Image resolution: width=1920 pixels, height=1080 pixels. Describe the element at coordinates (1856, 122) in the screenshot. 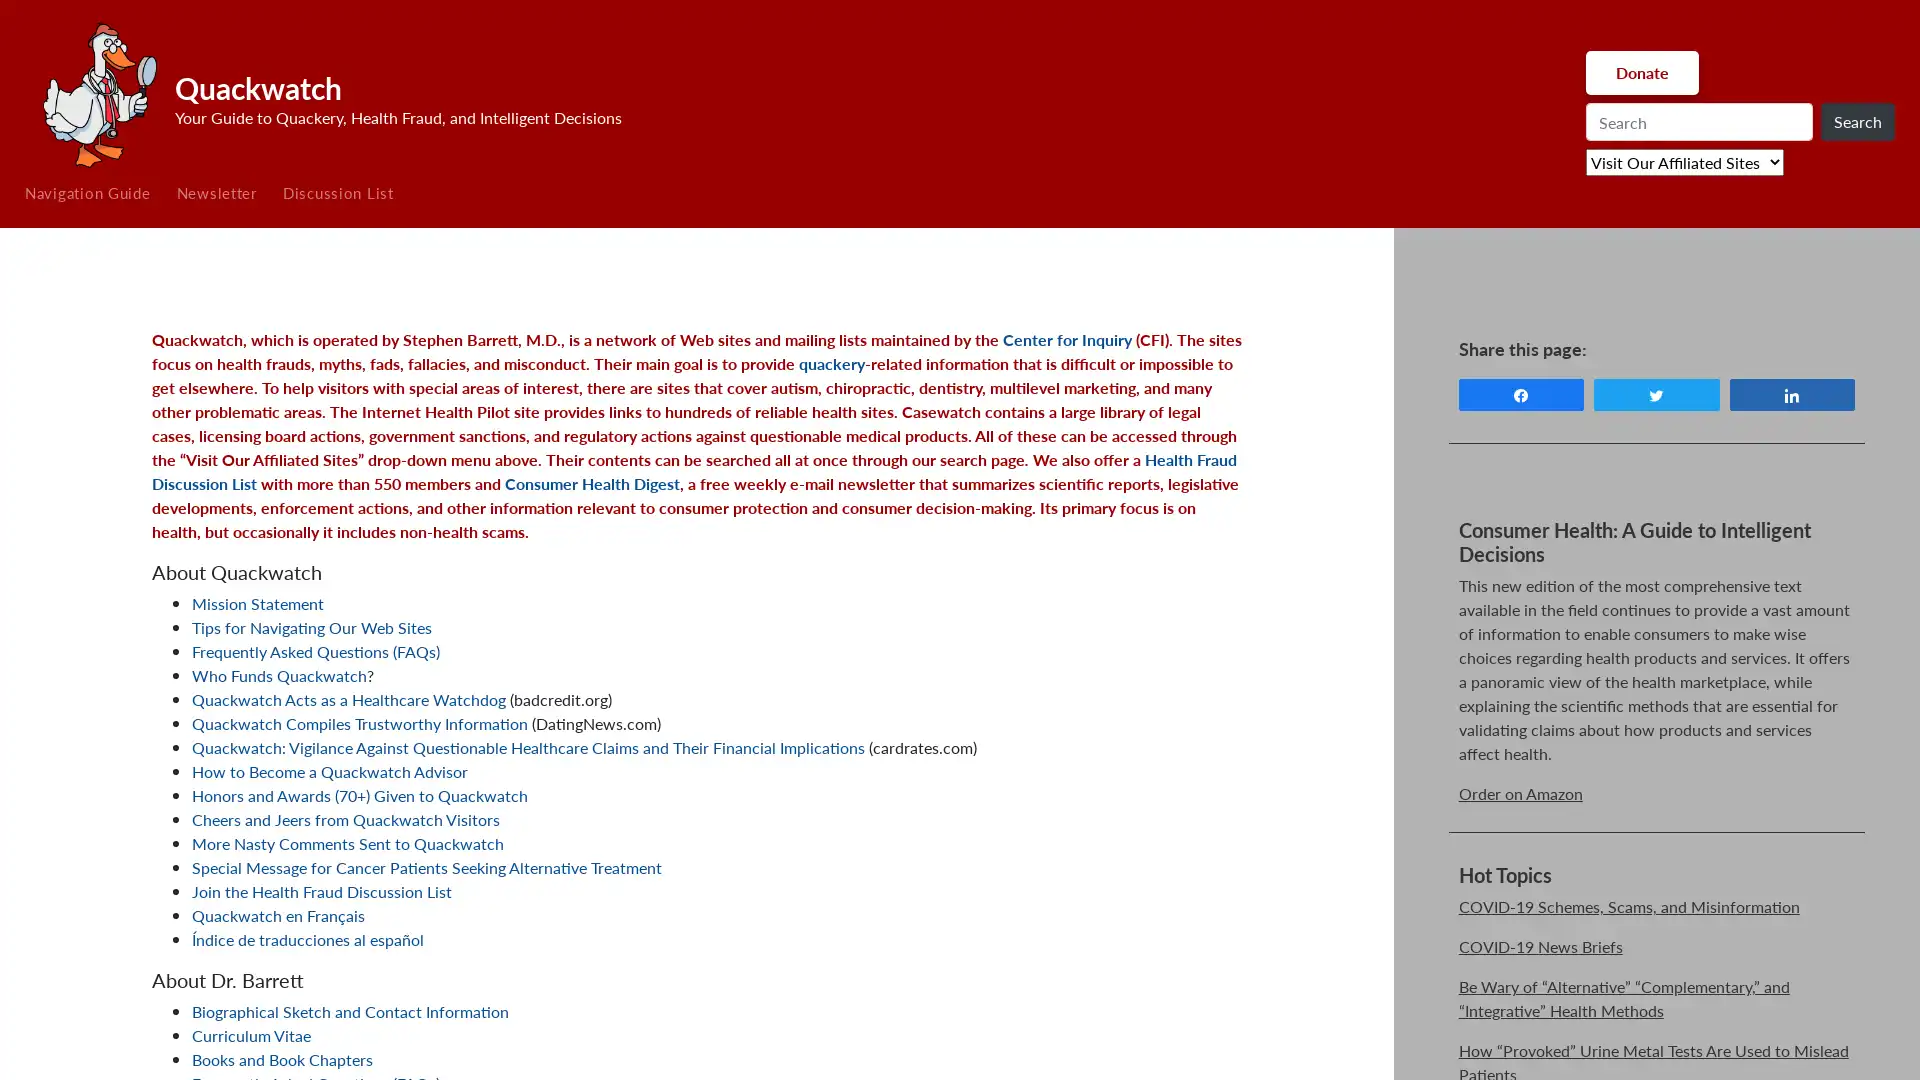

I see `Search` at that location.